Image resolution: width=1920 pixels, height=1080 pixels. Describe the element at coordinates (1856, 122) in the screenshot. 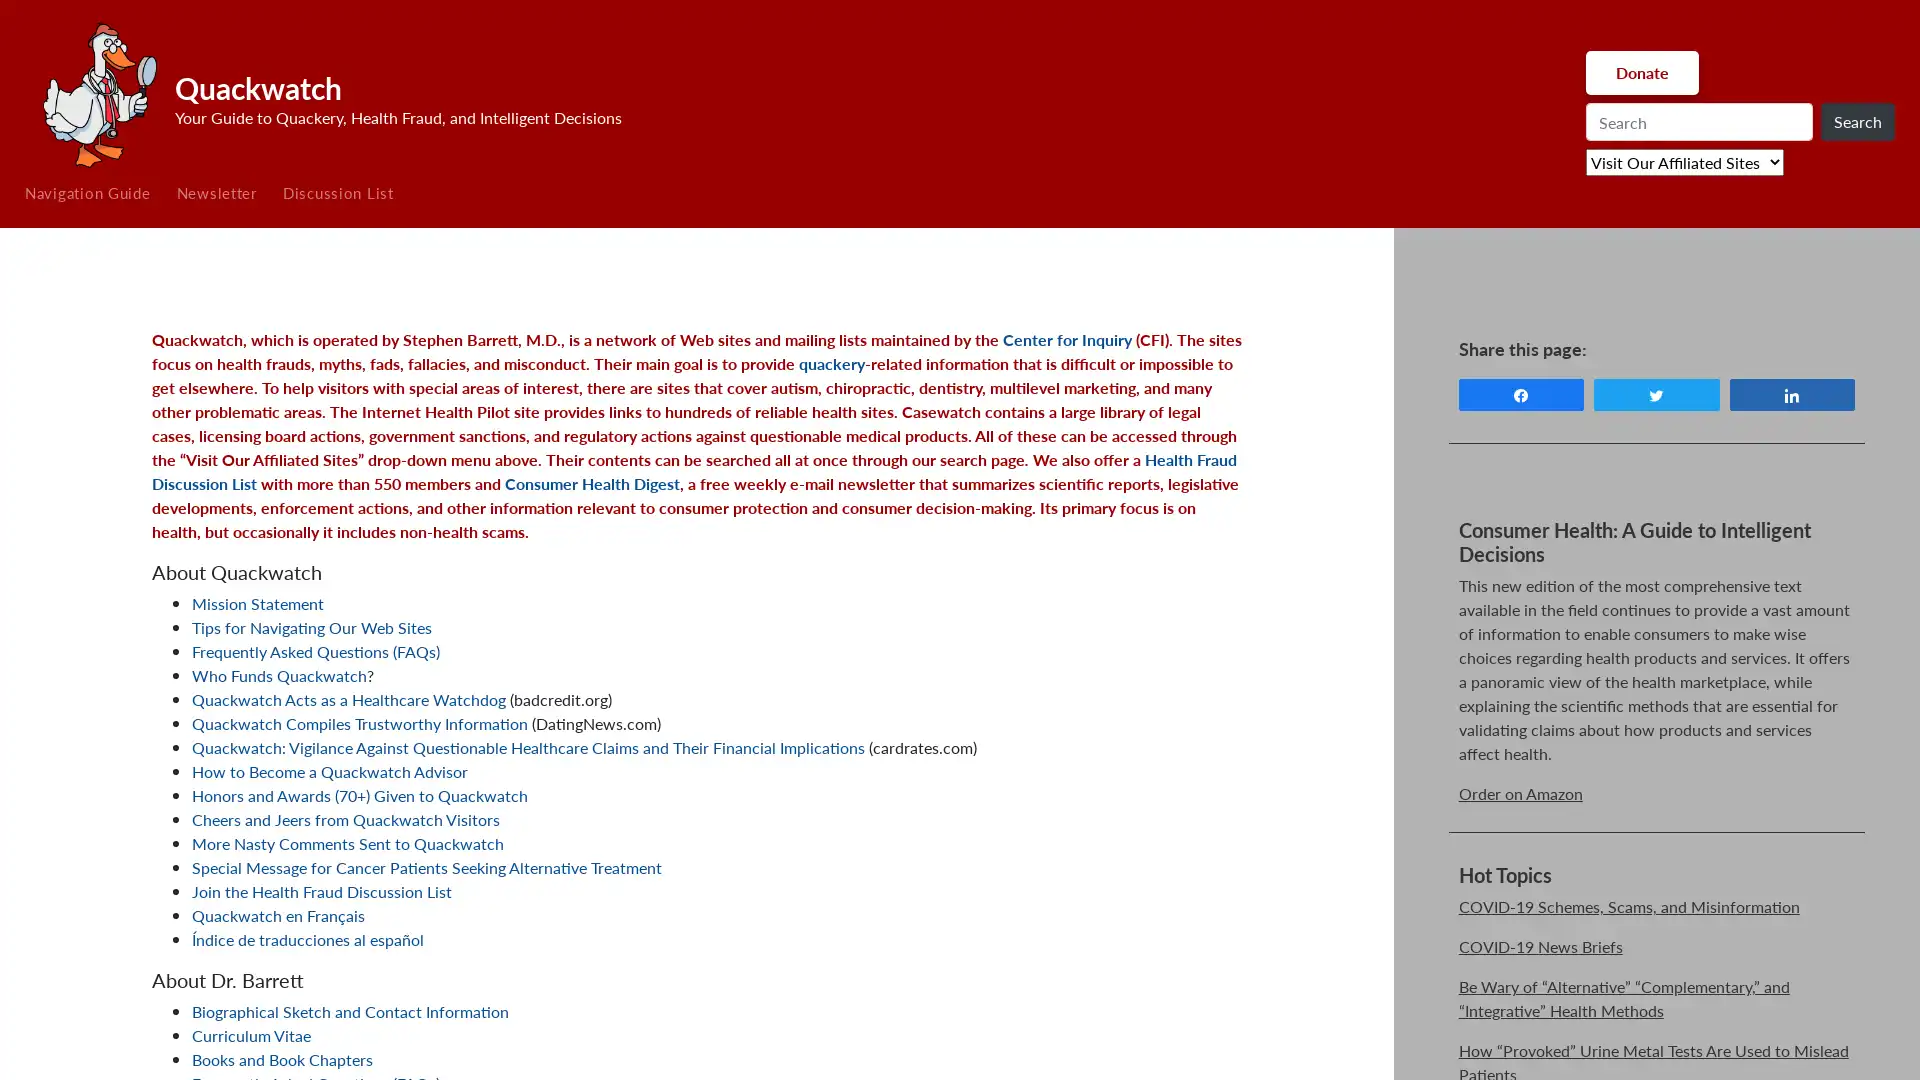

I see `Search` at that location.